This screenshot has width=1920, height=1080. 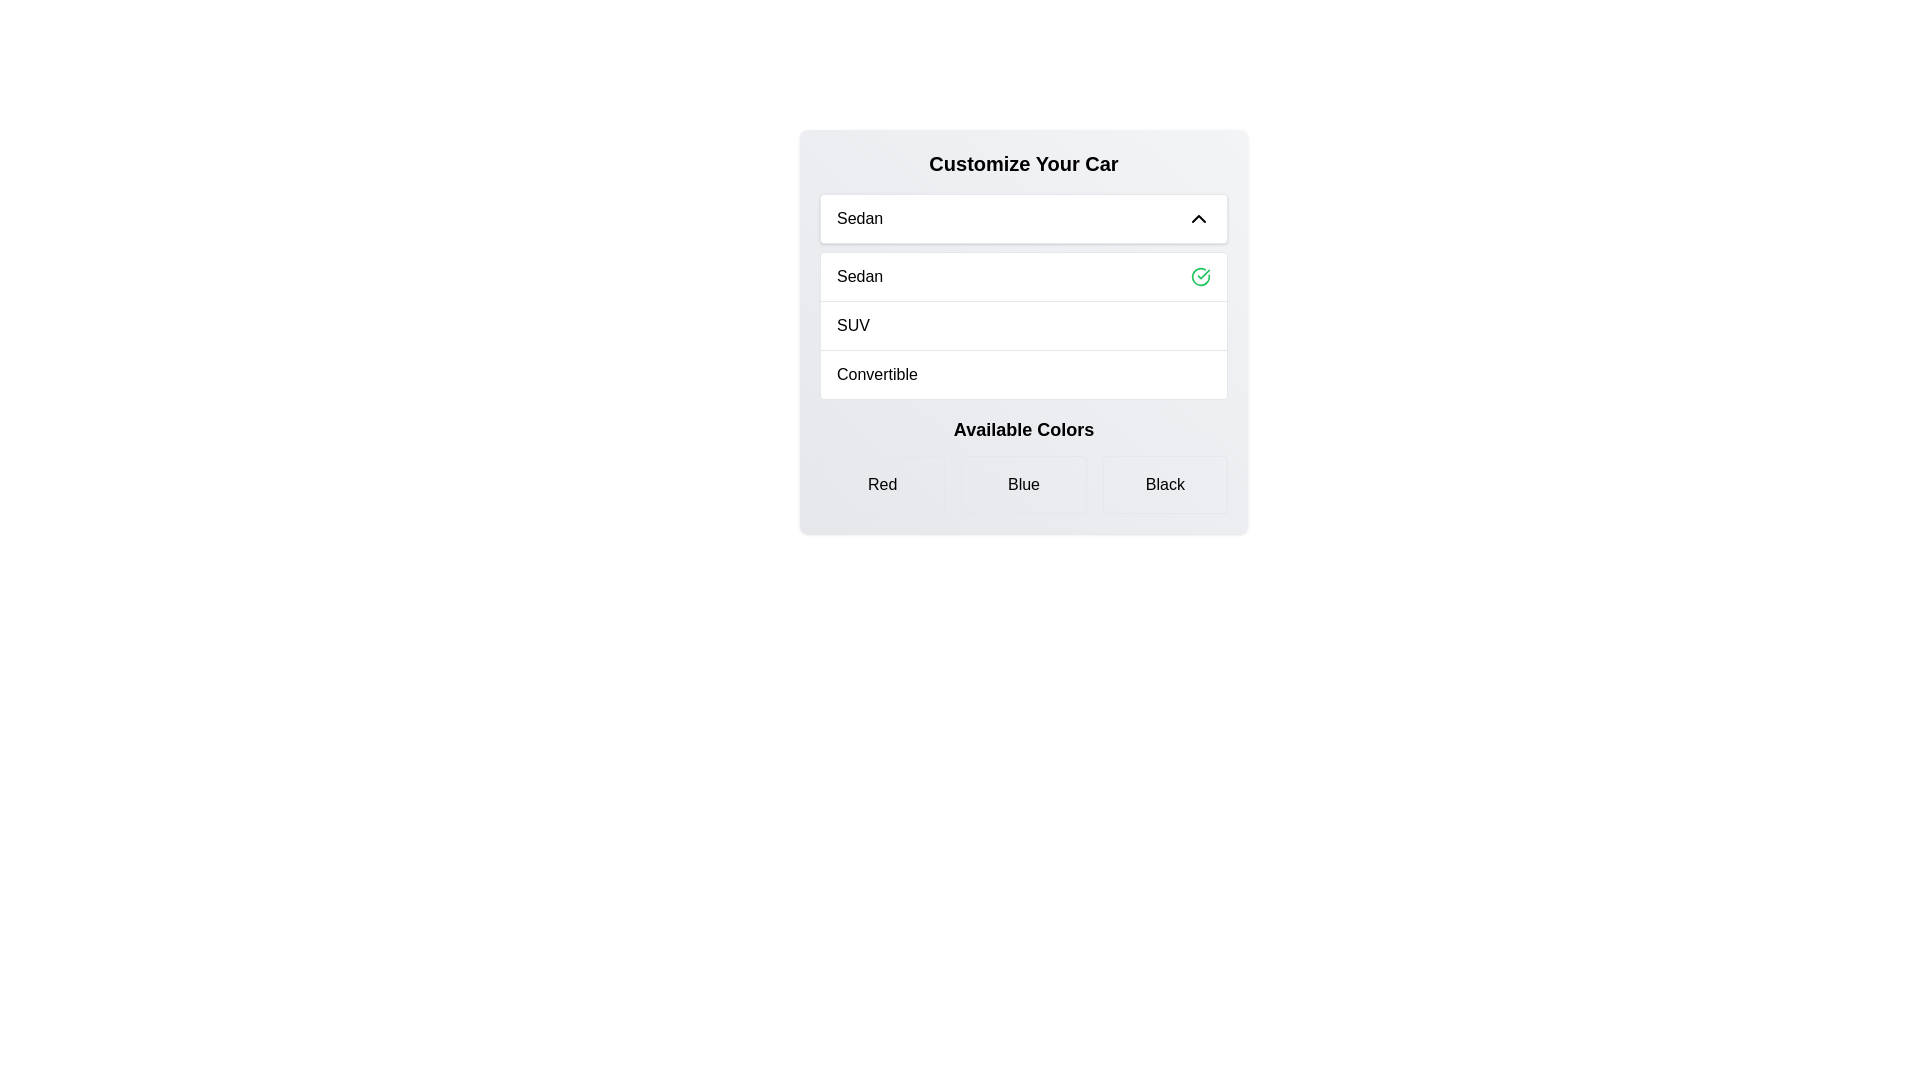 What do you see at coordinates (853, 325) in the screenshot?
I see `the 'SUV' option in the selectable list under the 'Customize Your Car' dropdown` at bounding box center [853, 325].